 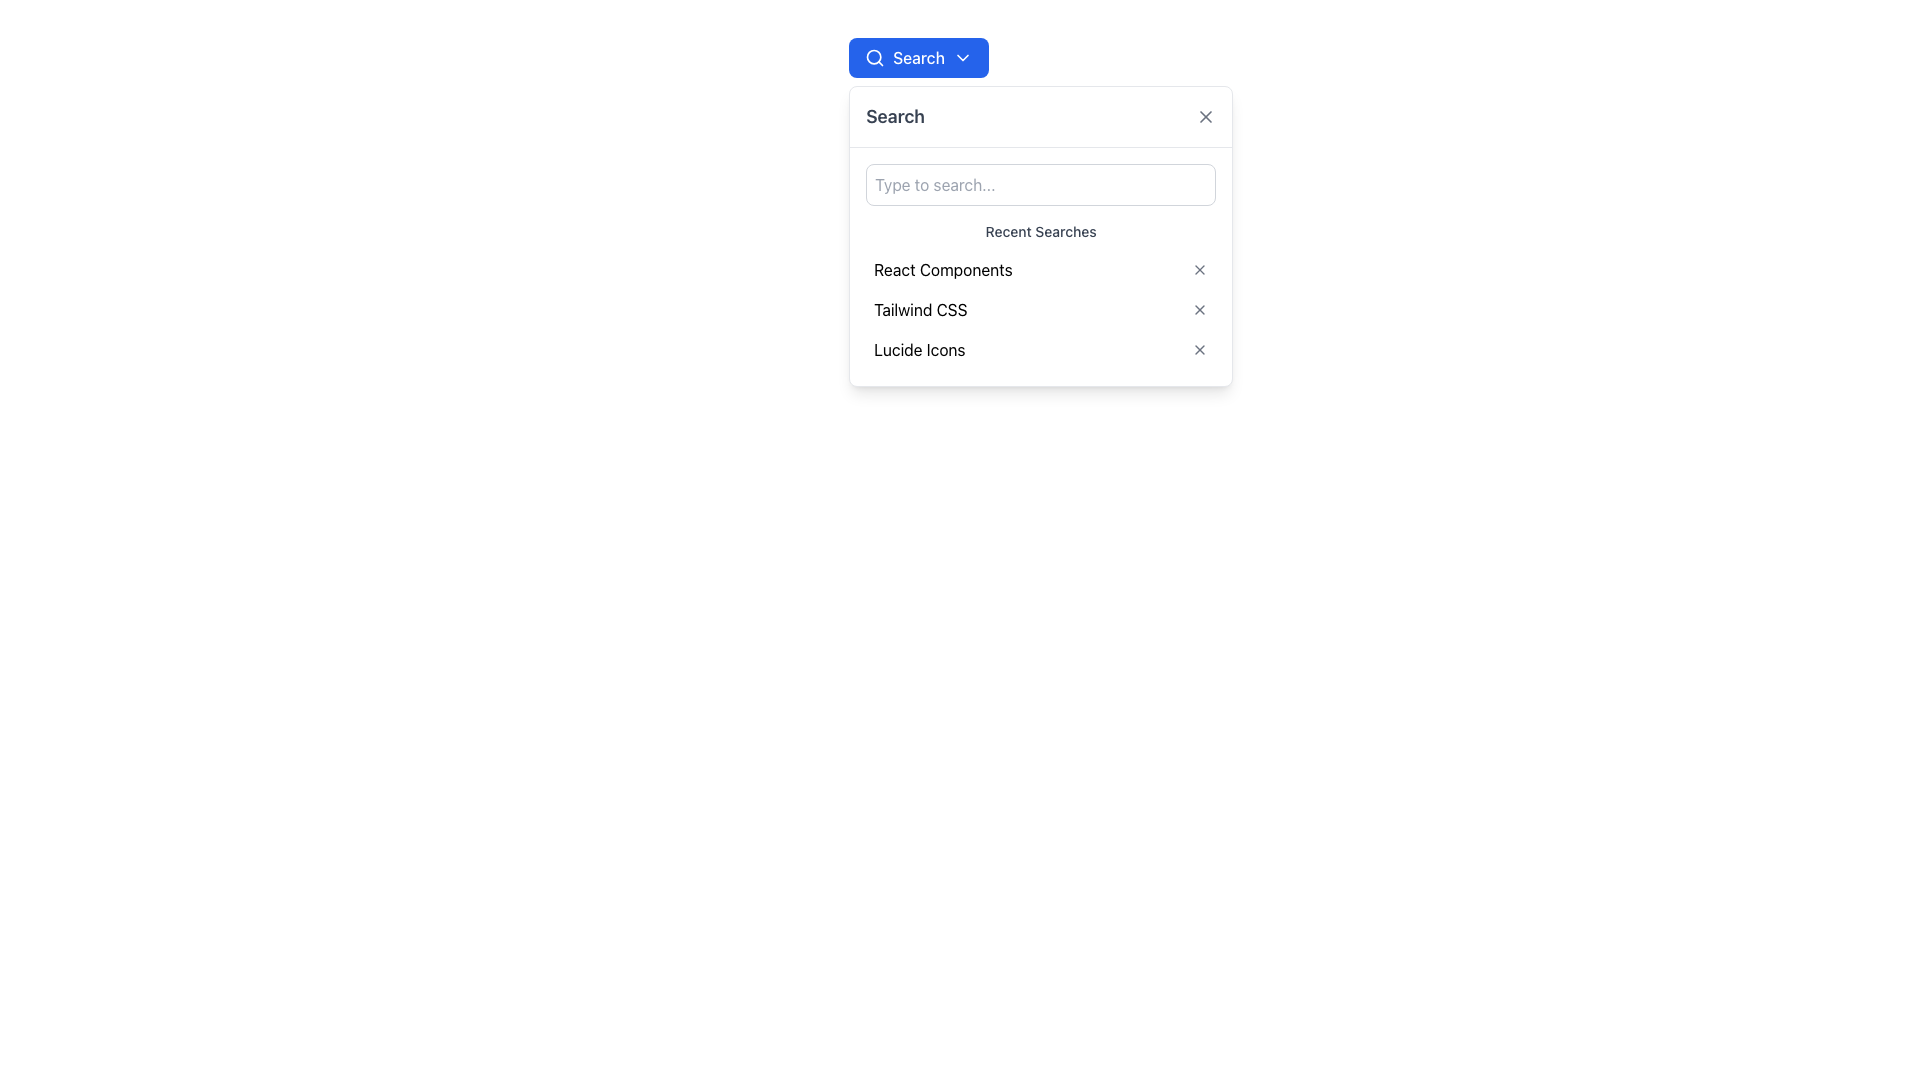 I want to click on the small, square-shaped button displaying an 'X' icon, which is positioned to the right of the text 'React Components' in the recent searches dropdown menu, so click(x=1200, y=270).